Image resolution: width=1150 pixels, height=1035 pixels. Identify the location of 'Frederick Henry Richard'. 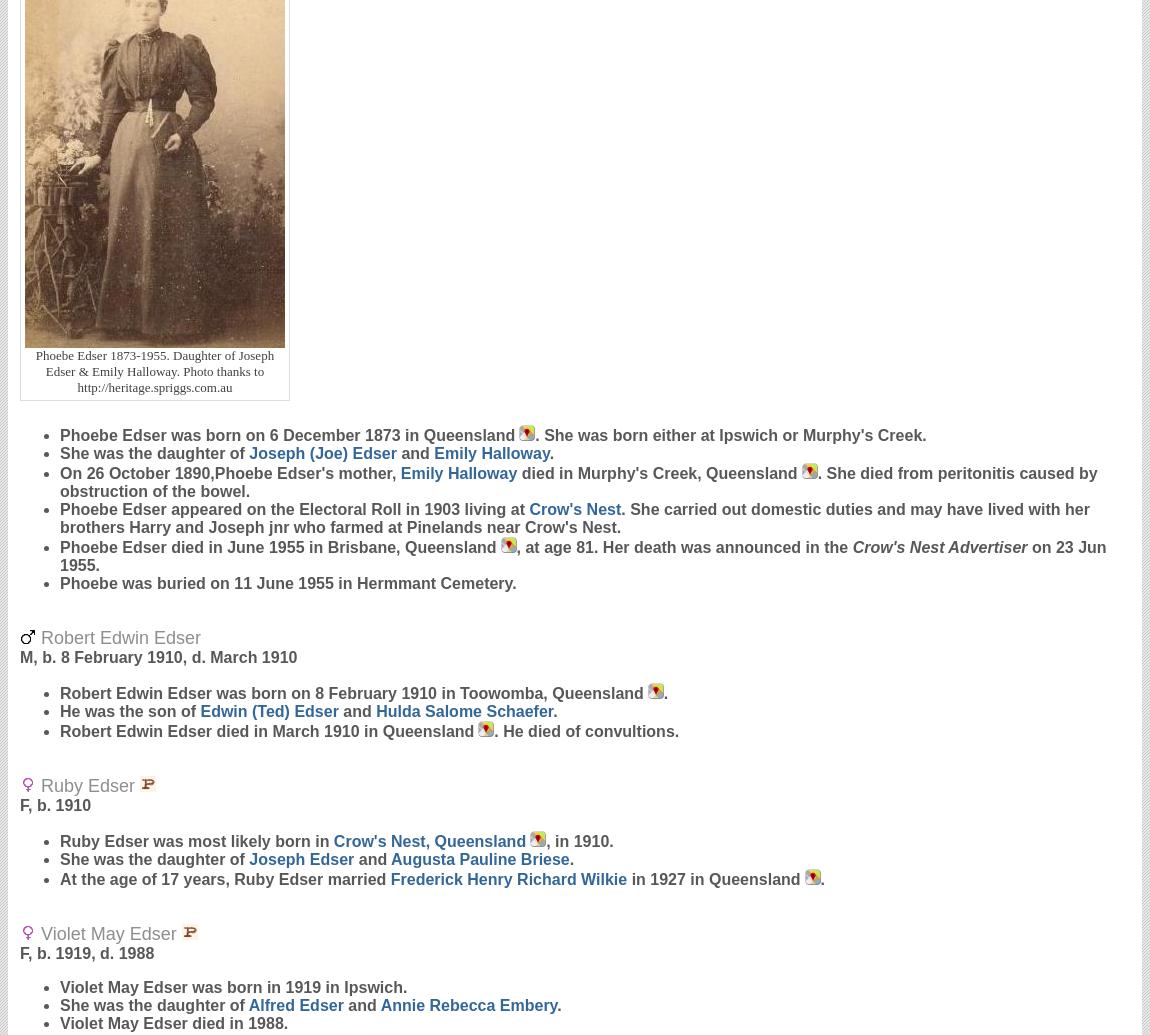
(485, 878).